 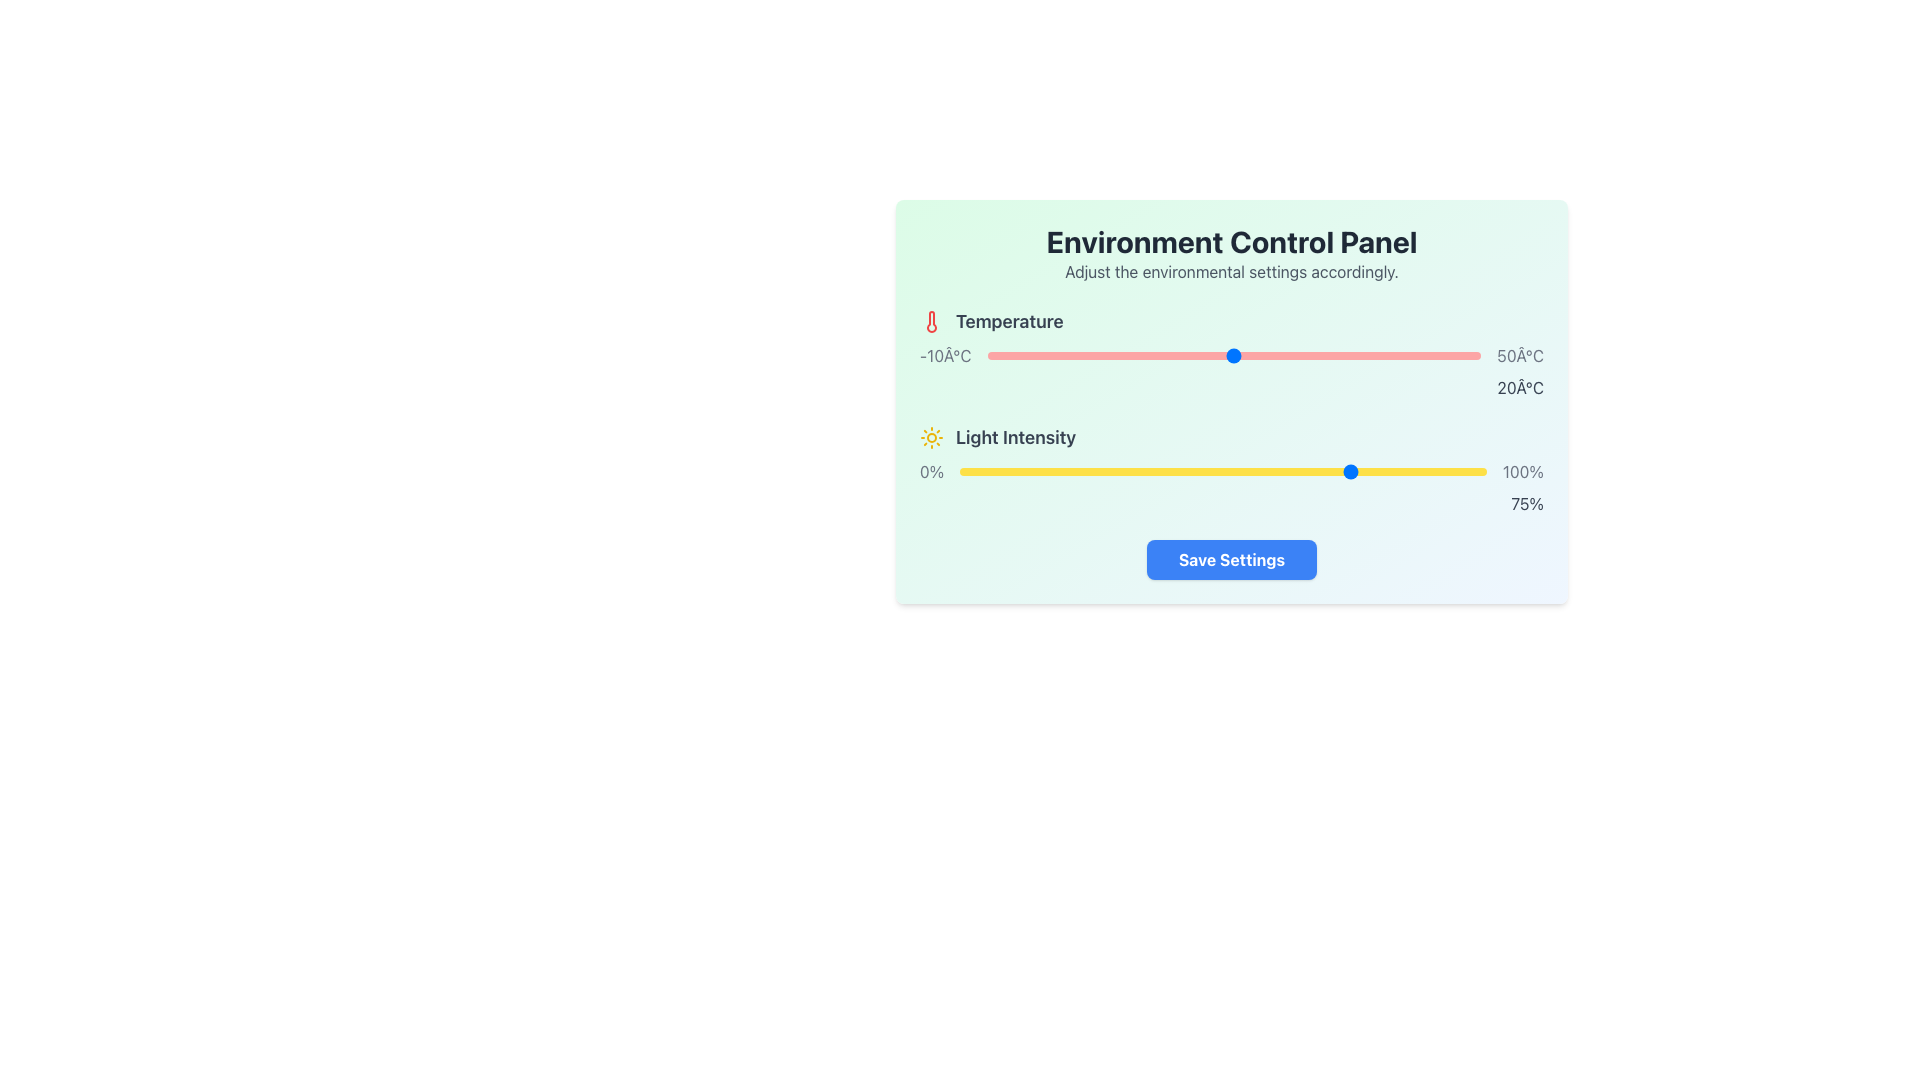 I want to click on light intensity, so click(x=1318, y=471).